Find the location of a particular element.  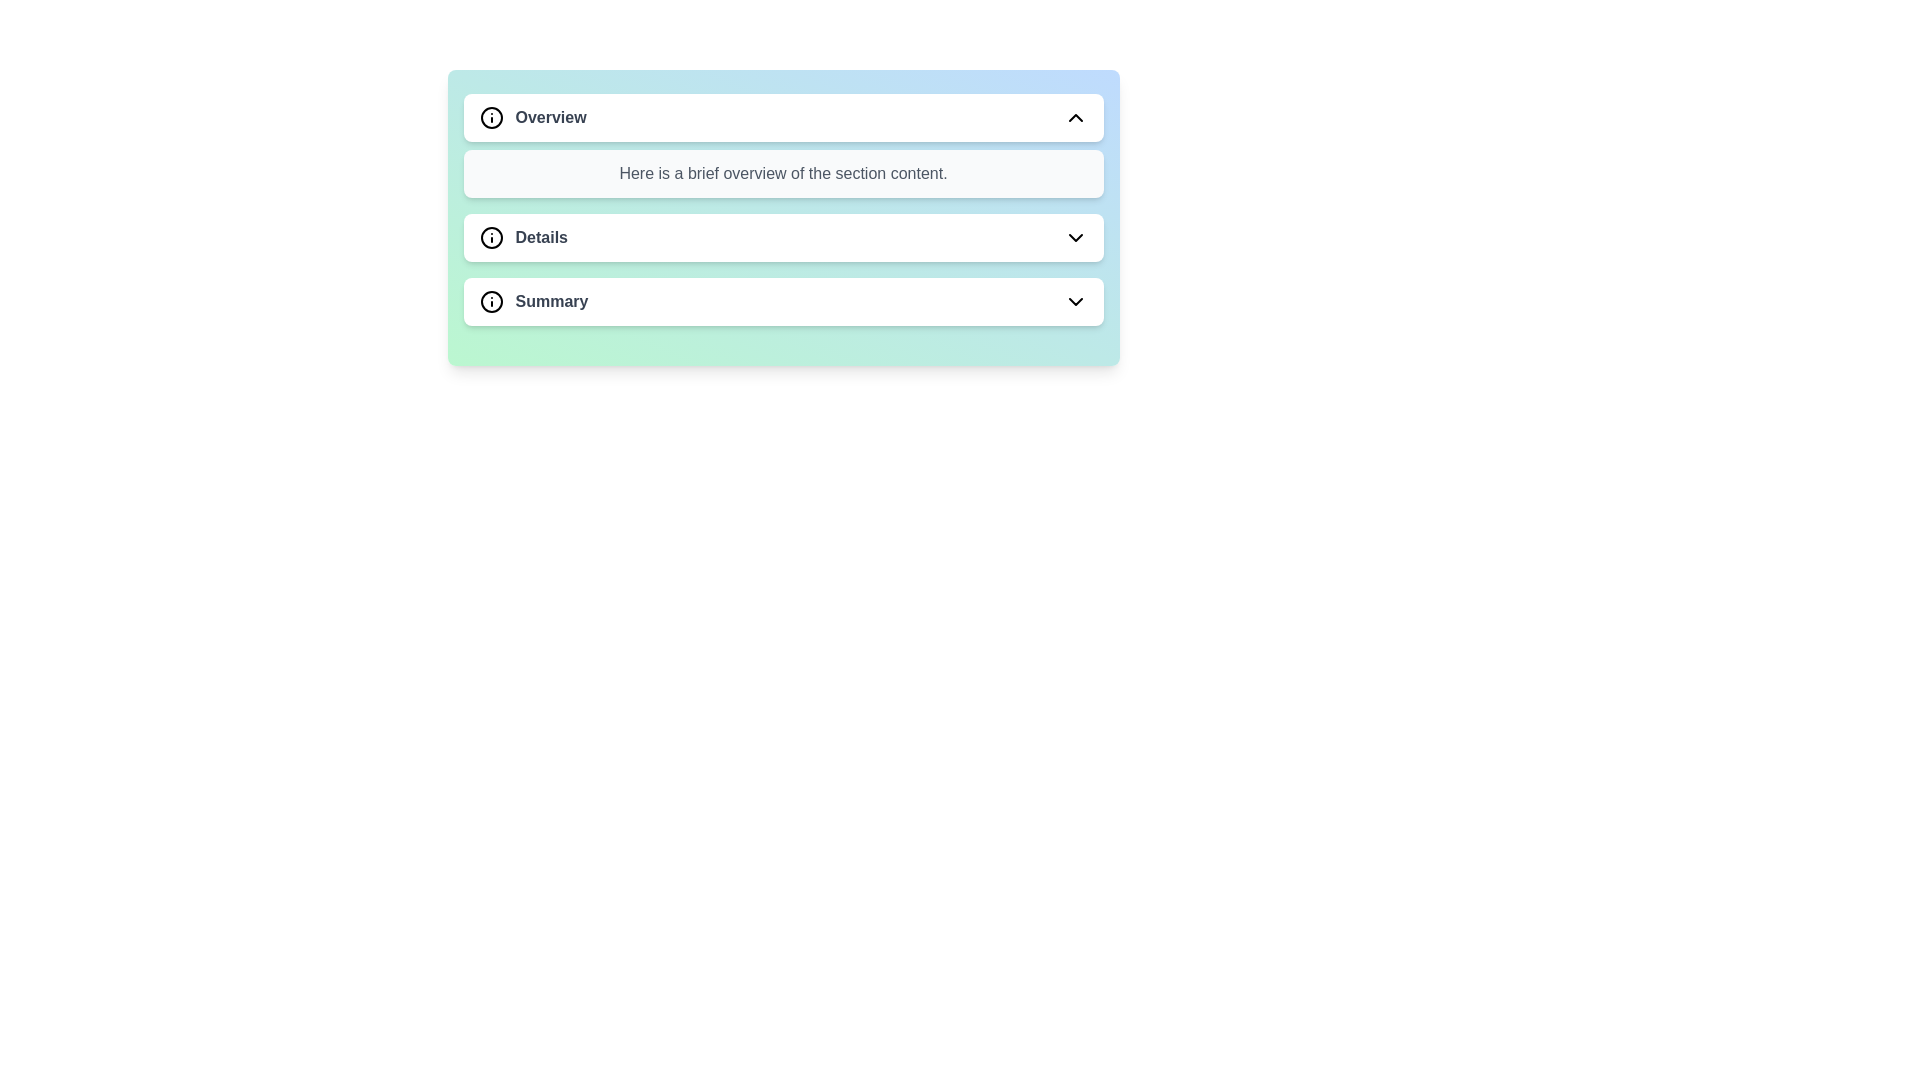

the upward-facing arrow icon, styled as an outlined chevron, located at the far right of the 'Overview' panel is located at coordinates (1074, 118).